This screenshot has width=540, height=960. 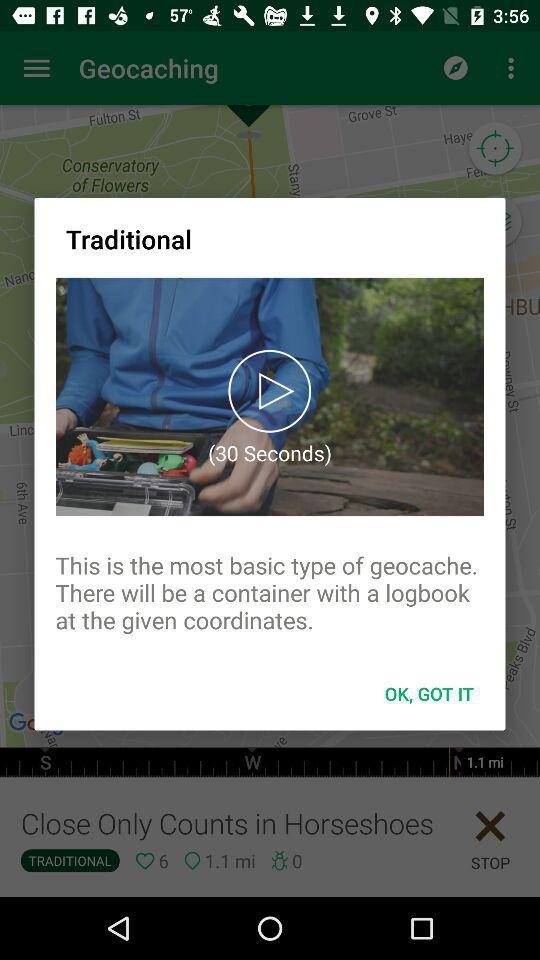 I want to click on the ok, got it icon, so click(x=428, y=693).